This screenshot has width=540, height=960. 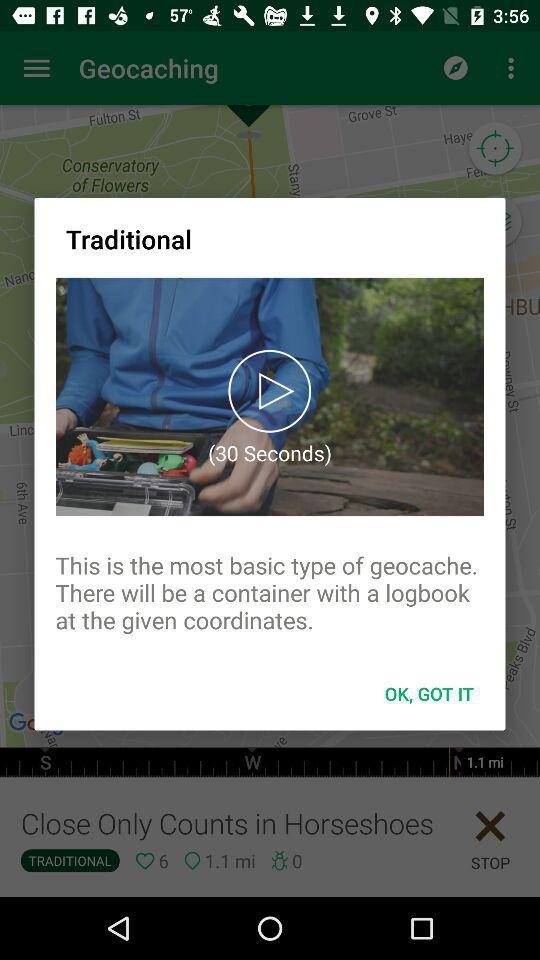 I want to click on the ok, got it icon, so click(x=428, y=693).